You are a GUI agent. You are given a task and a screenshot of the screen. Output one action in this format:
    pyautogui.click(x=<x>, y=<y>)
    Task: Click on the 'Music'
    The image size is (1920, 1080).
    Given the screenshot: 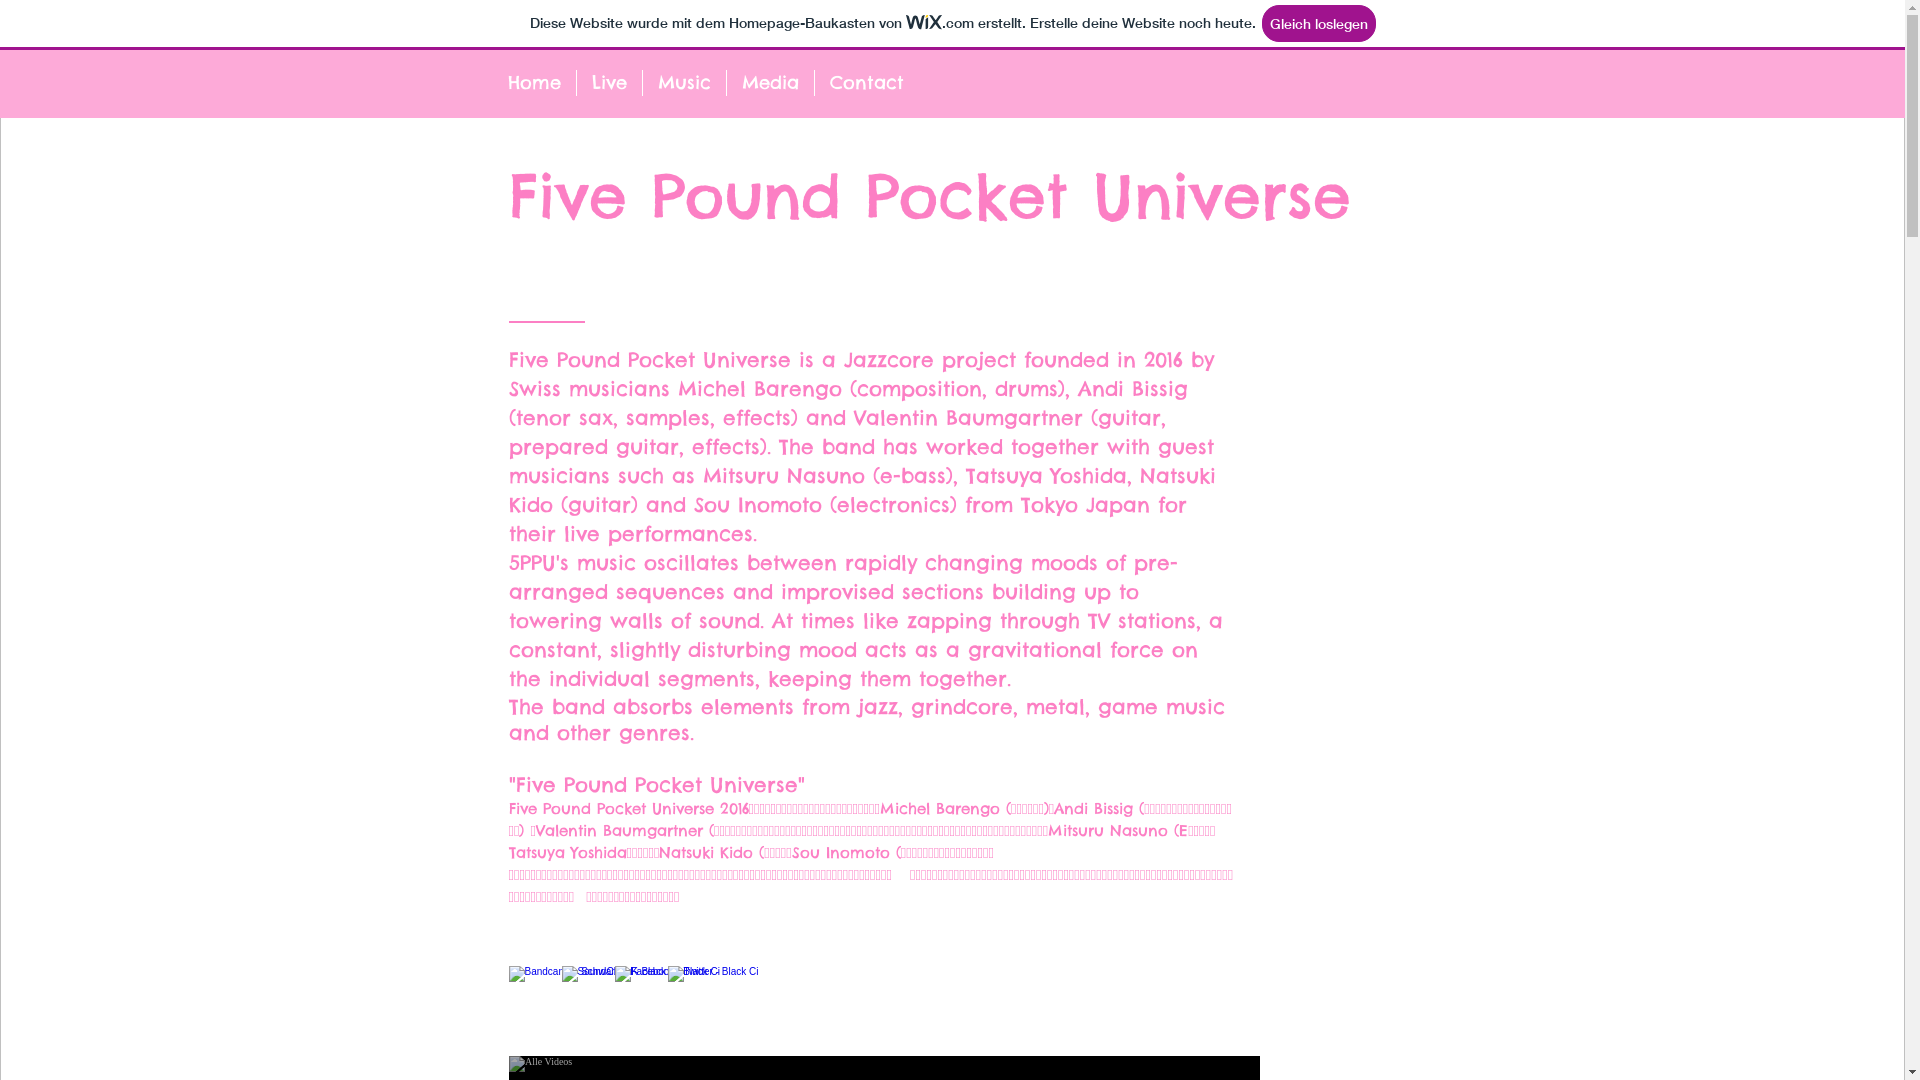 What is the action you would take?
    pyautogui.click(x=642, y=82)
    